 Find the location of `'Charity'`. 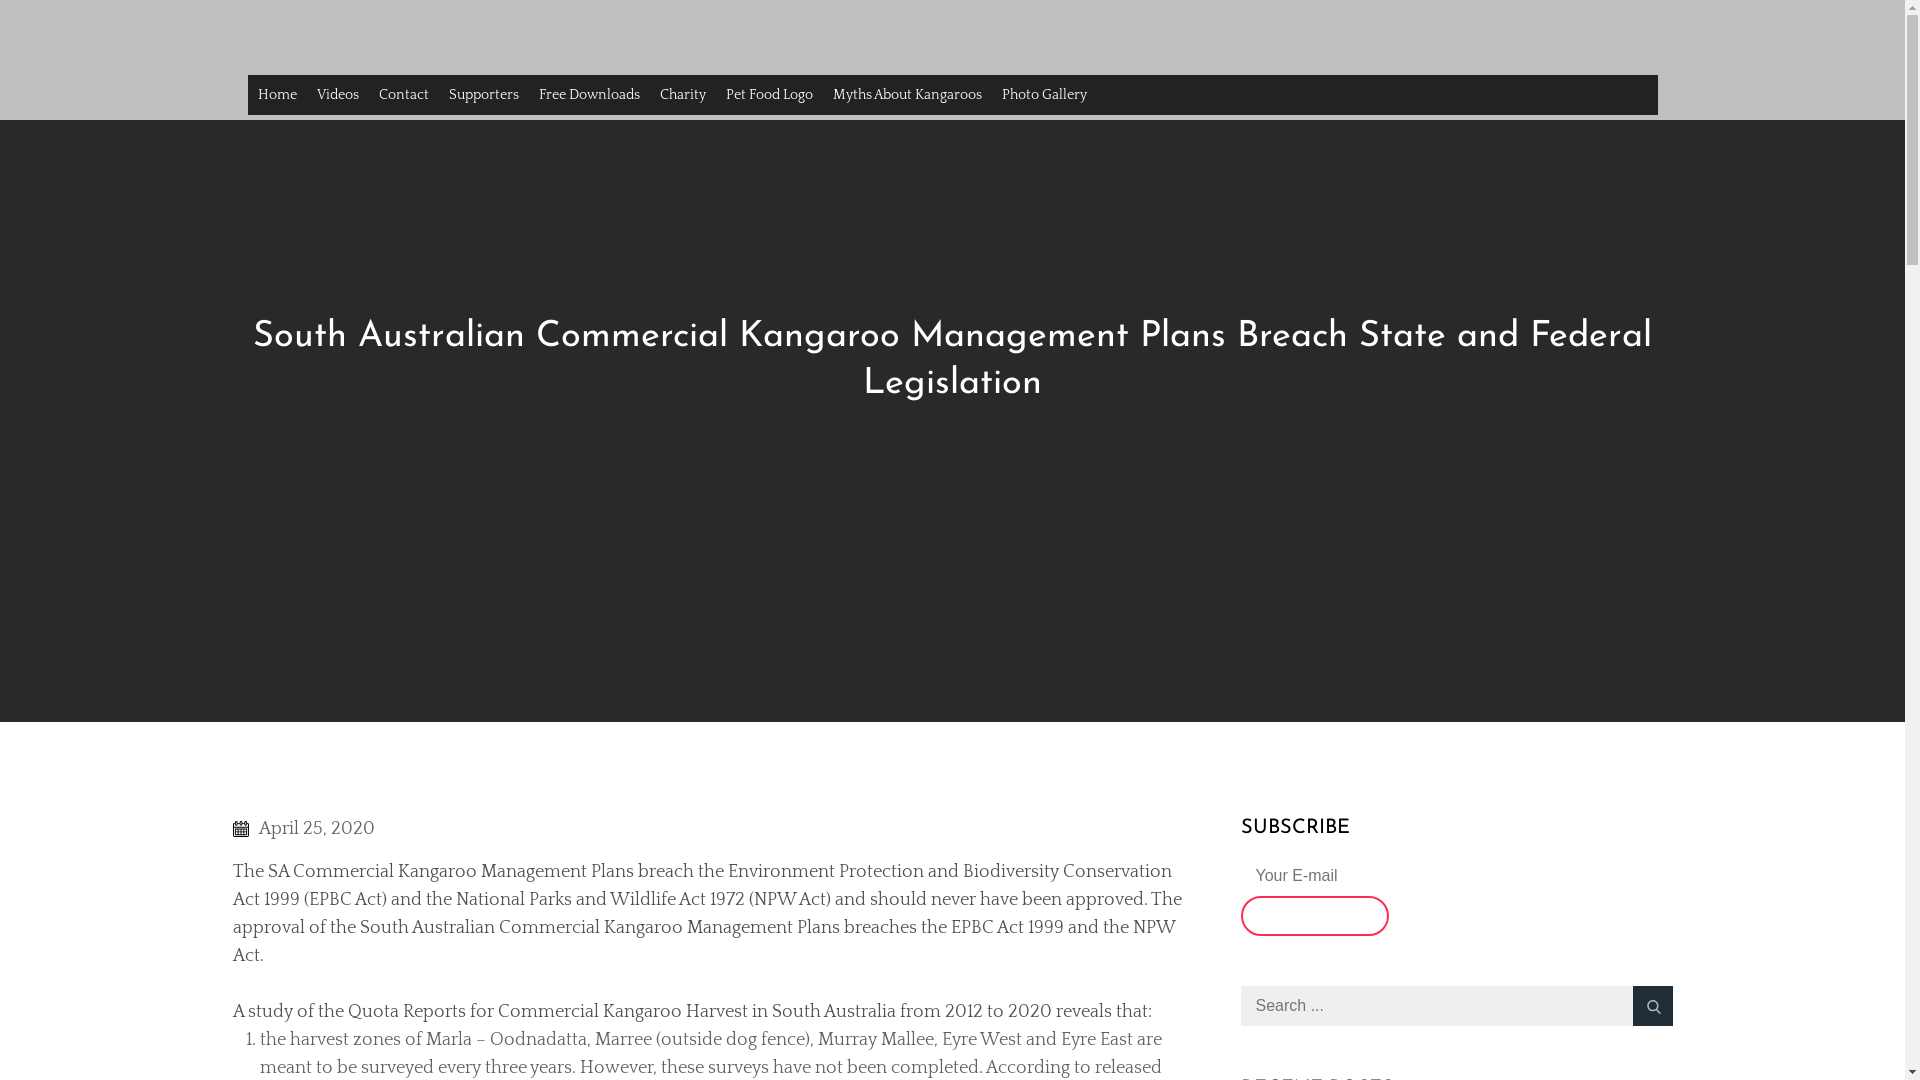

'Charity' is located at coordinates (649, 95).